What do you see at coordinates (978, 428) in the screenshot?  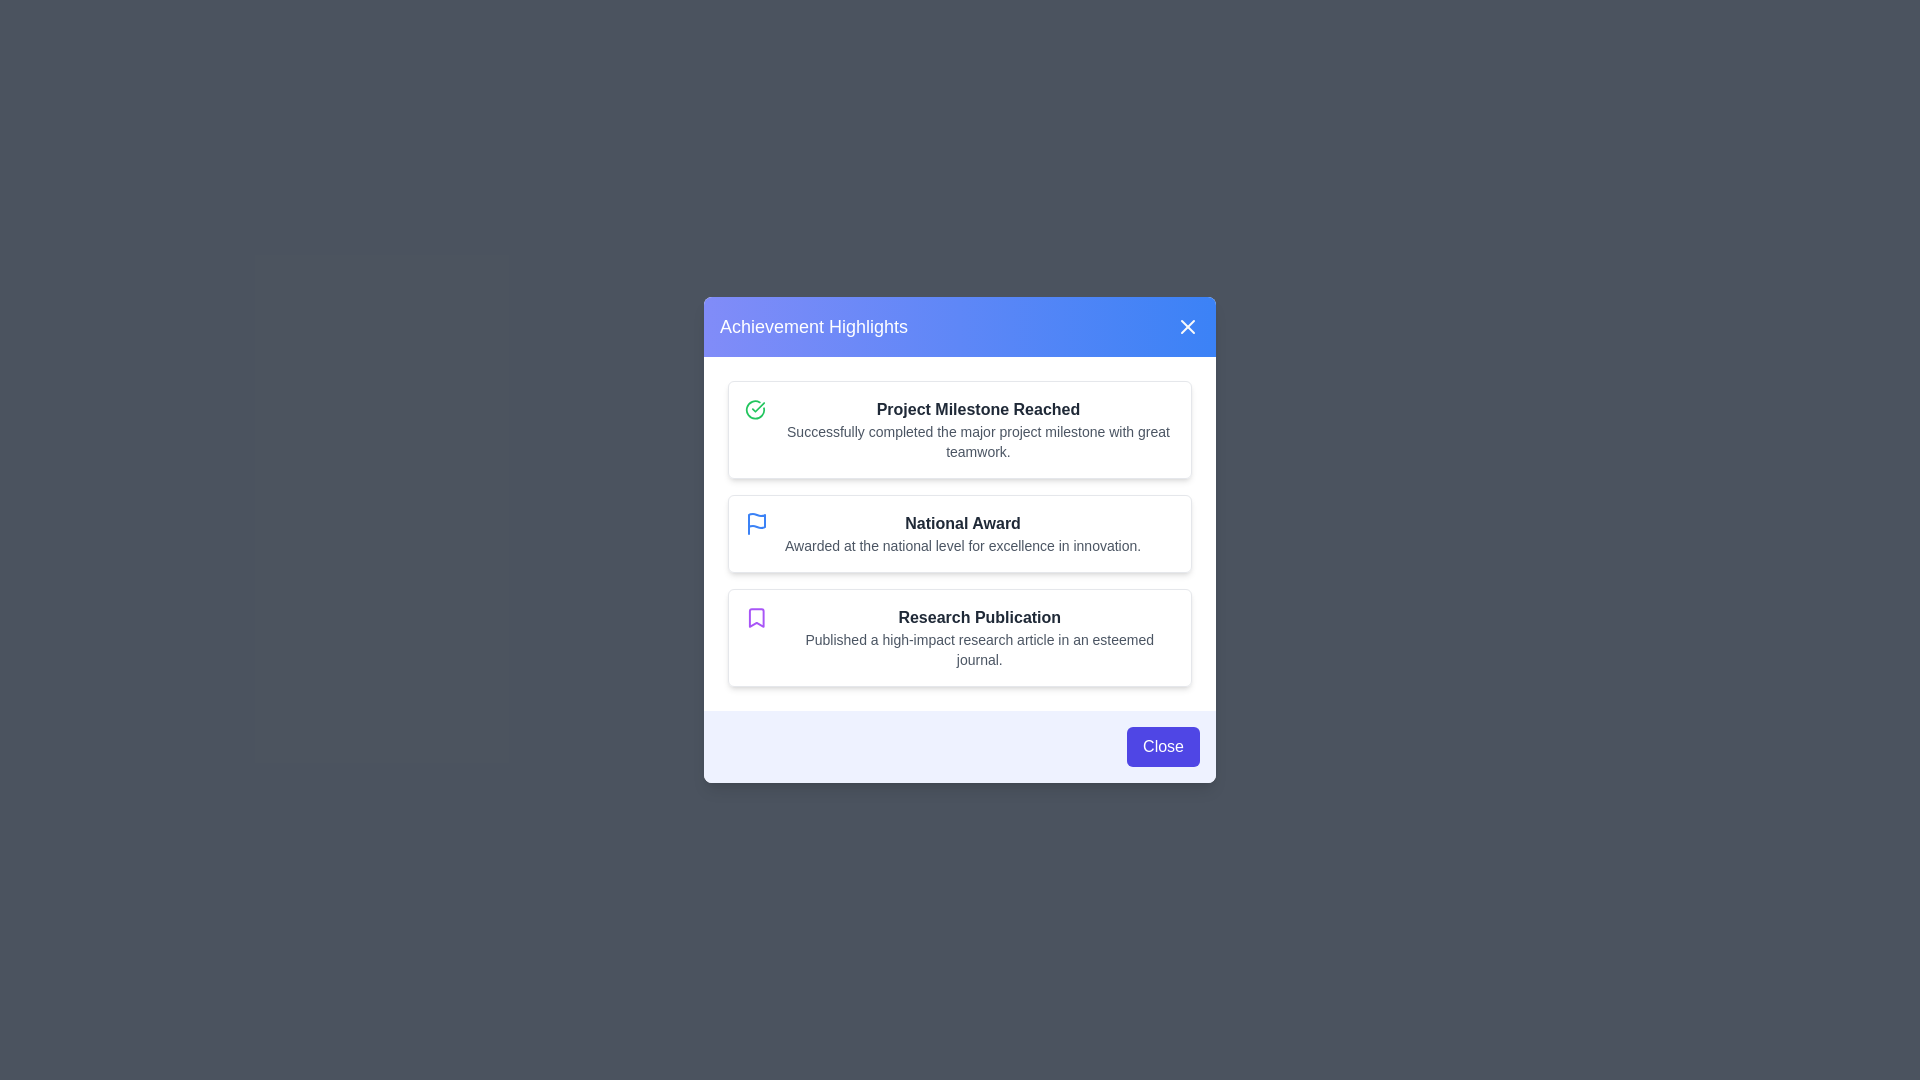 I see `the 'Project Milestone Reached' text element, which is the topmost card in the 'Achievement Highlights' panel, displaying a bold title and a smaller description` at bounding box center [978, 428].